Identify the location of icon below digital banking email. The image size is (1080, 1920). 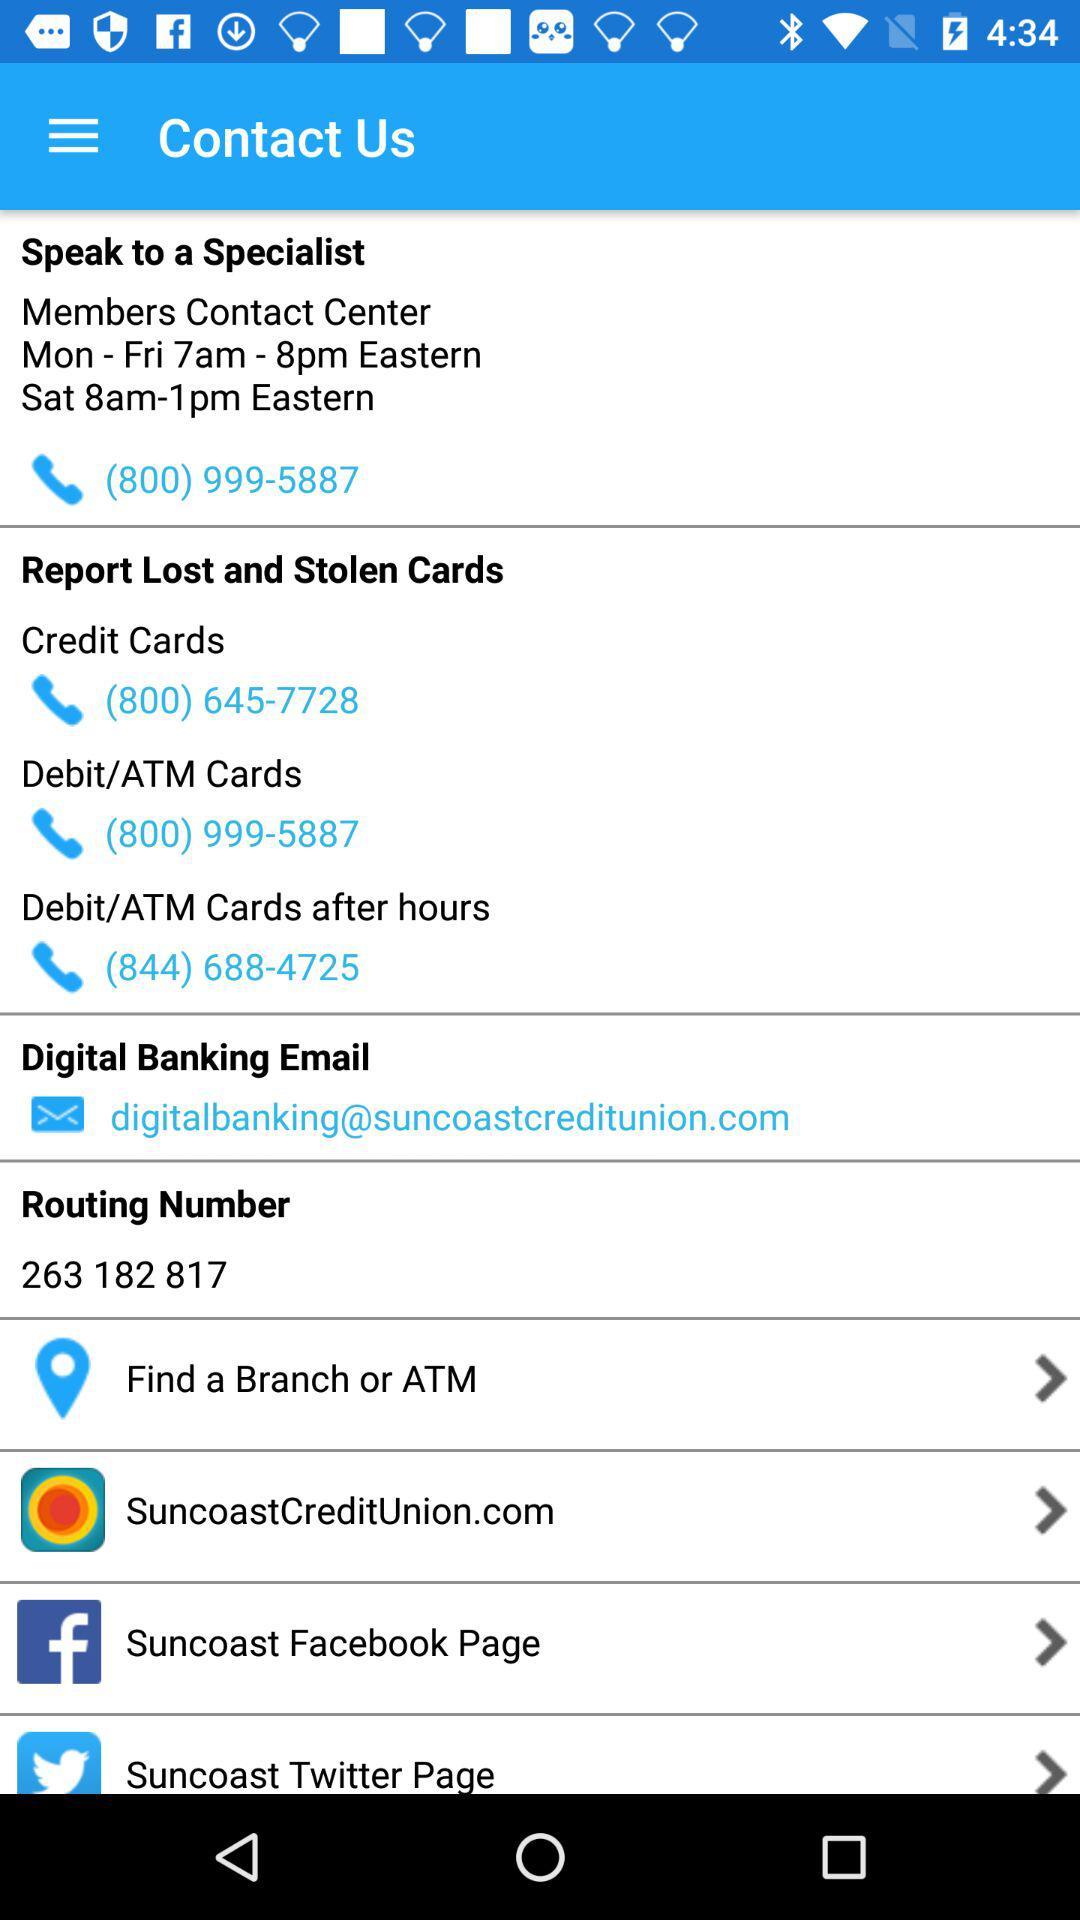
(591, 1115).